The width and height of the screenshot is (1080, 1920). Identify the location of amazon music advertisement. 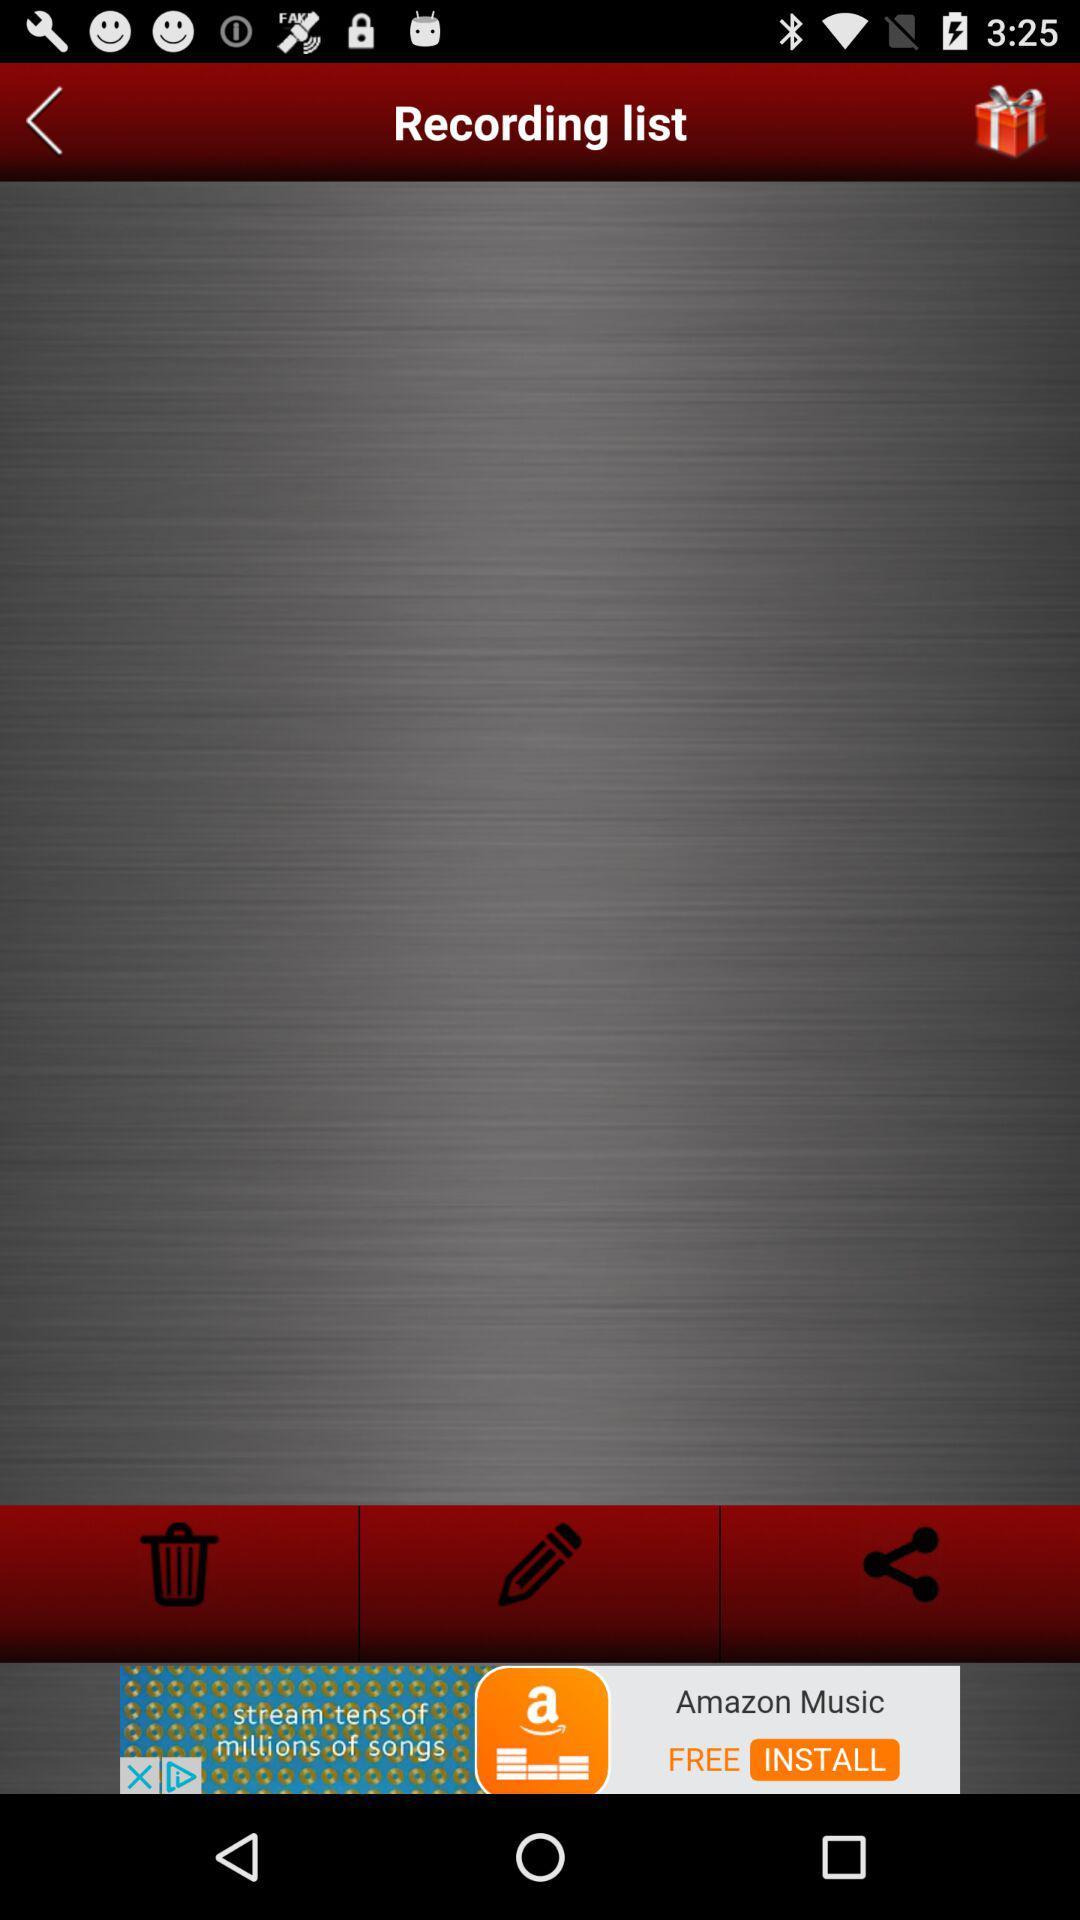
(540, 1727).